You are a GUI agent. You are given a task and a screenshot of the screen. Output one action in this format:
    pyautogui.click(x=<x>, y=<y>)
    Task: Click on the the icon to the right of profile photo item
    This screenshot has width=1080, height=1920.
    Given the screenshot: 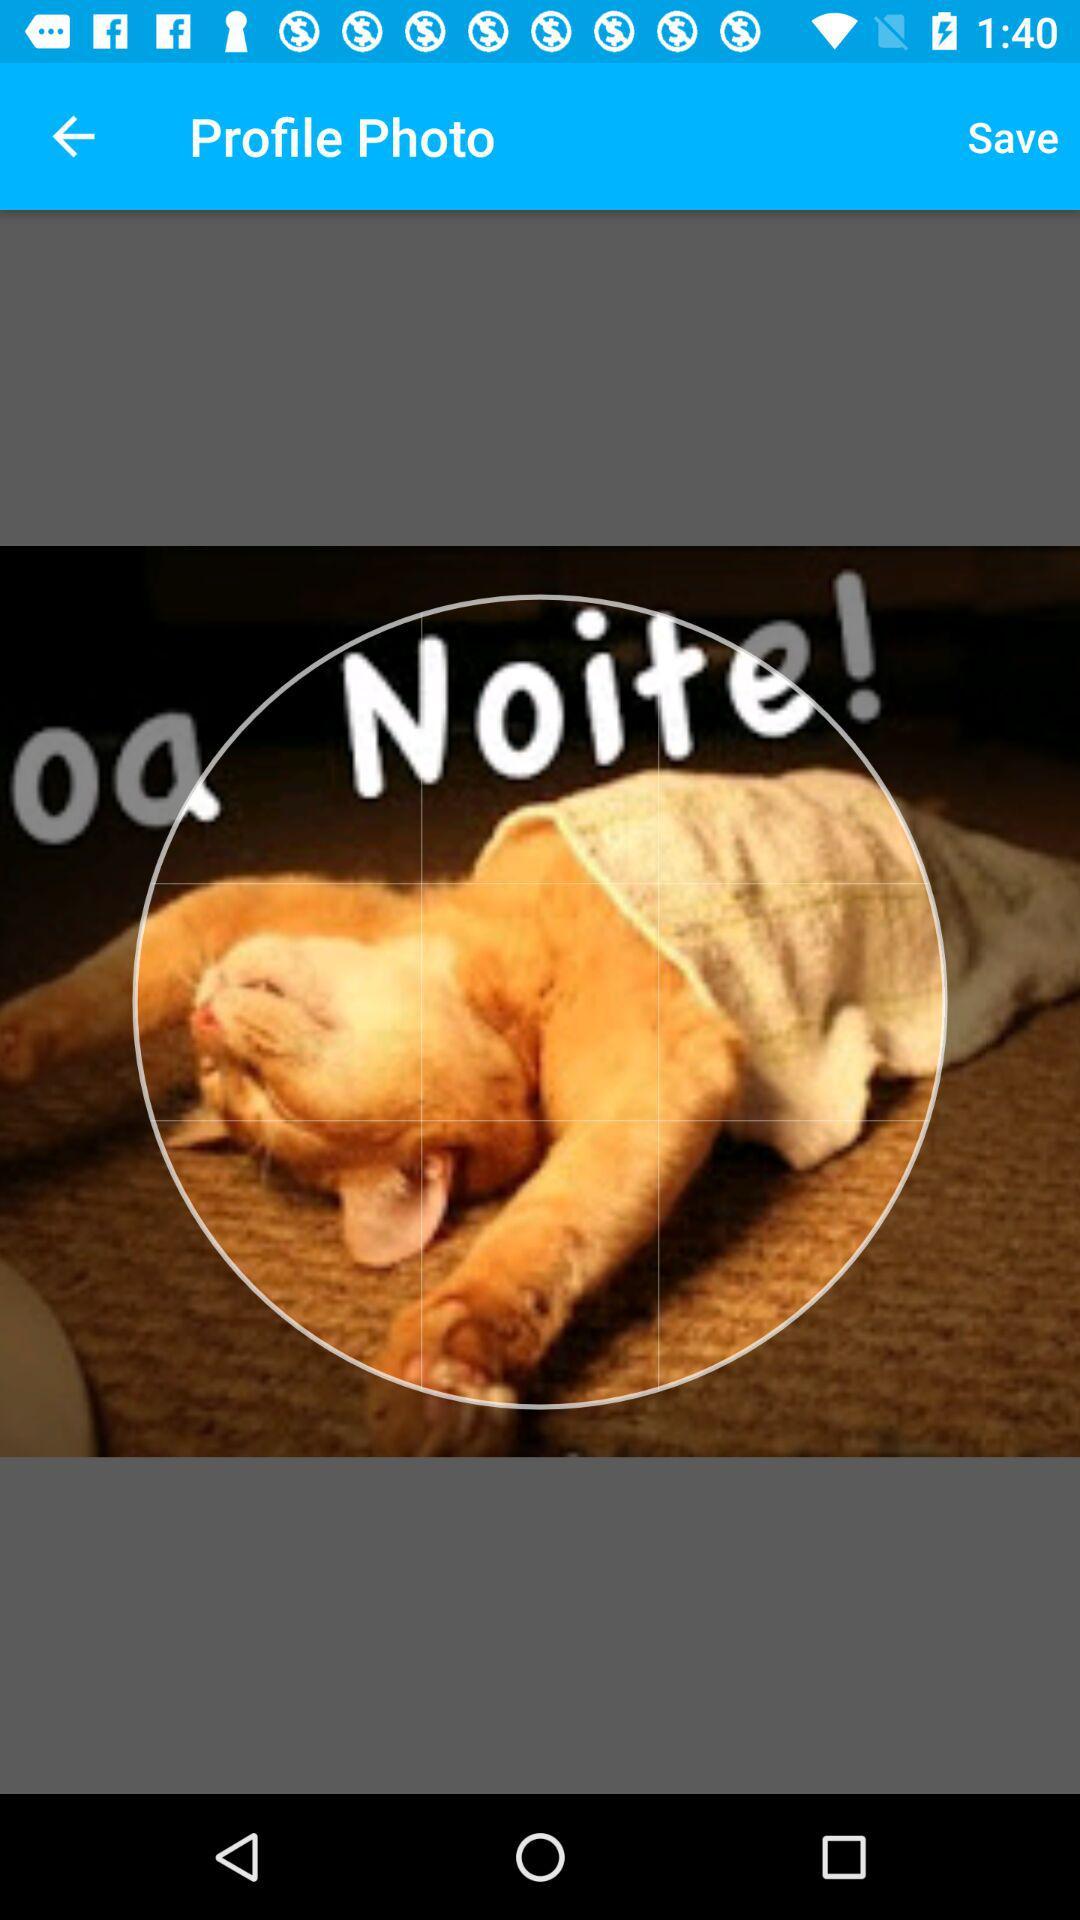 What is the action you would take?
    pyautogui.click(x=1013, y=135)
    